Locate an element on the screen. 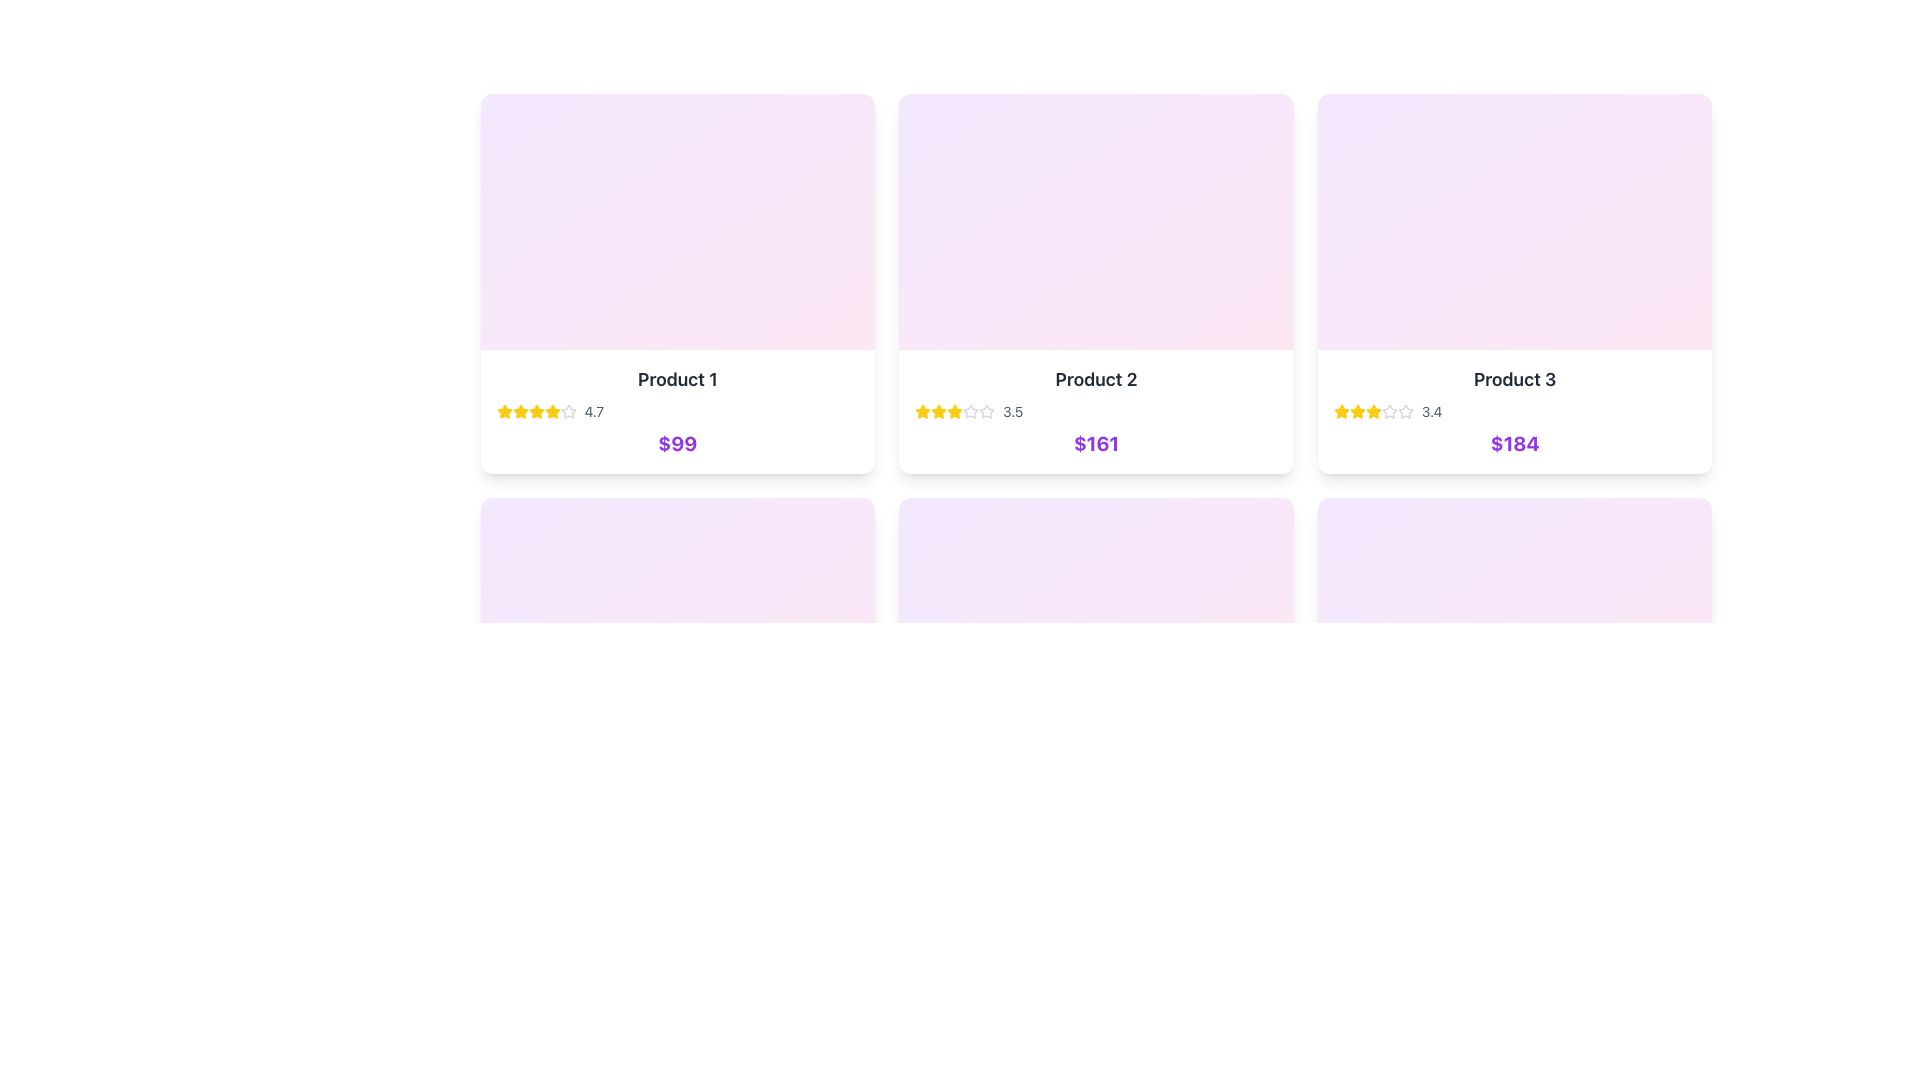 This screenshot has width=1920, height=1080. the bold, purple-colored price label displaying '$99' located at the bottom of the product card for 'Product 1' is located at coordinates (677, 442).